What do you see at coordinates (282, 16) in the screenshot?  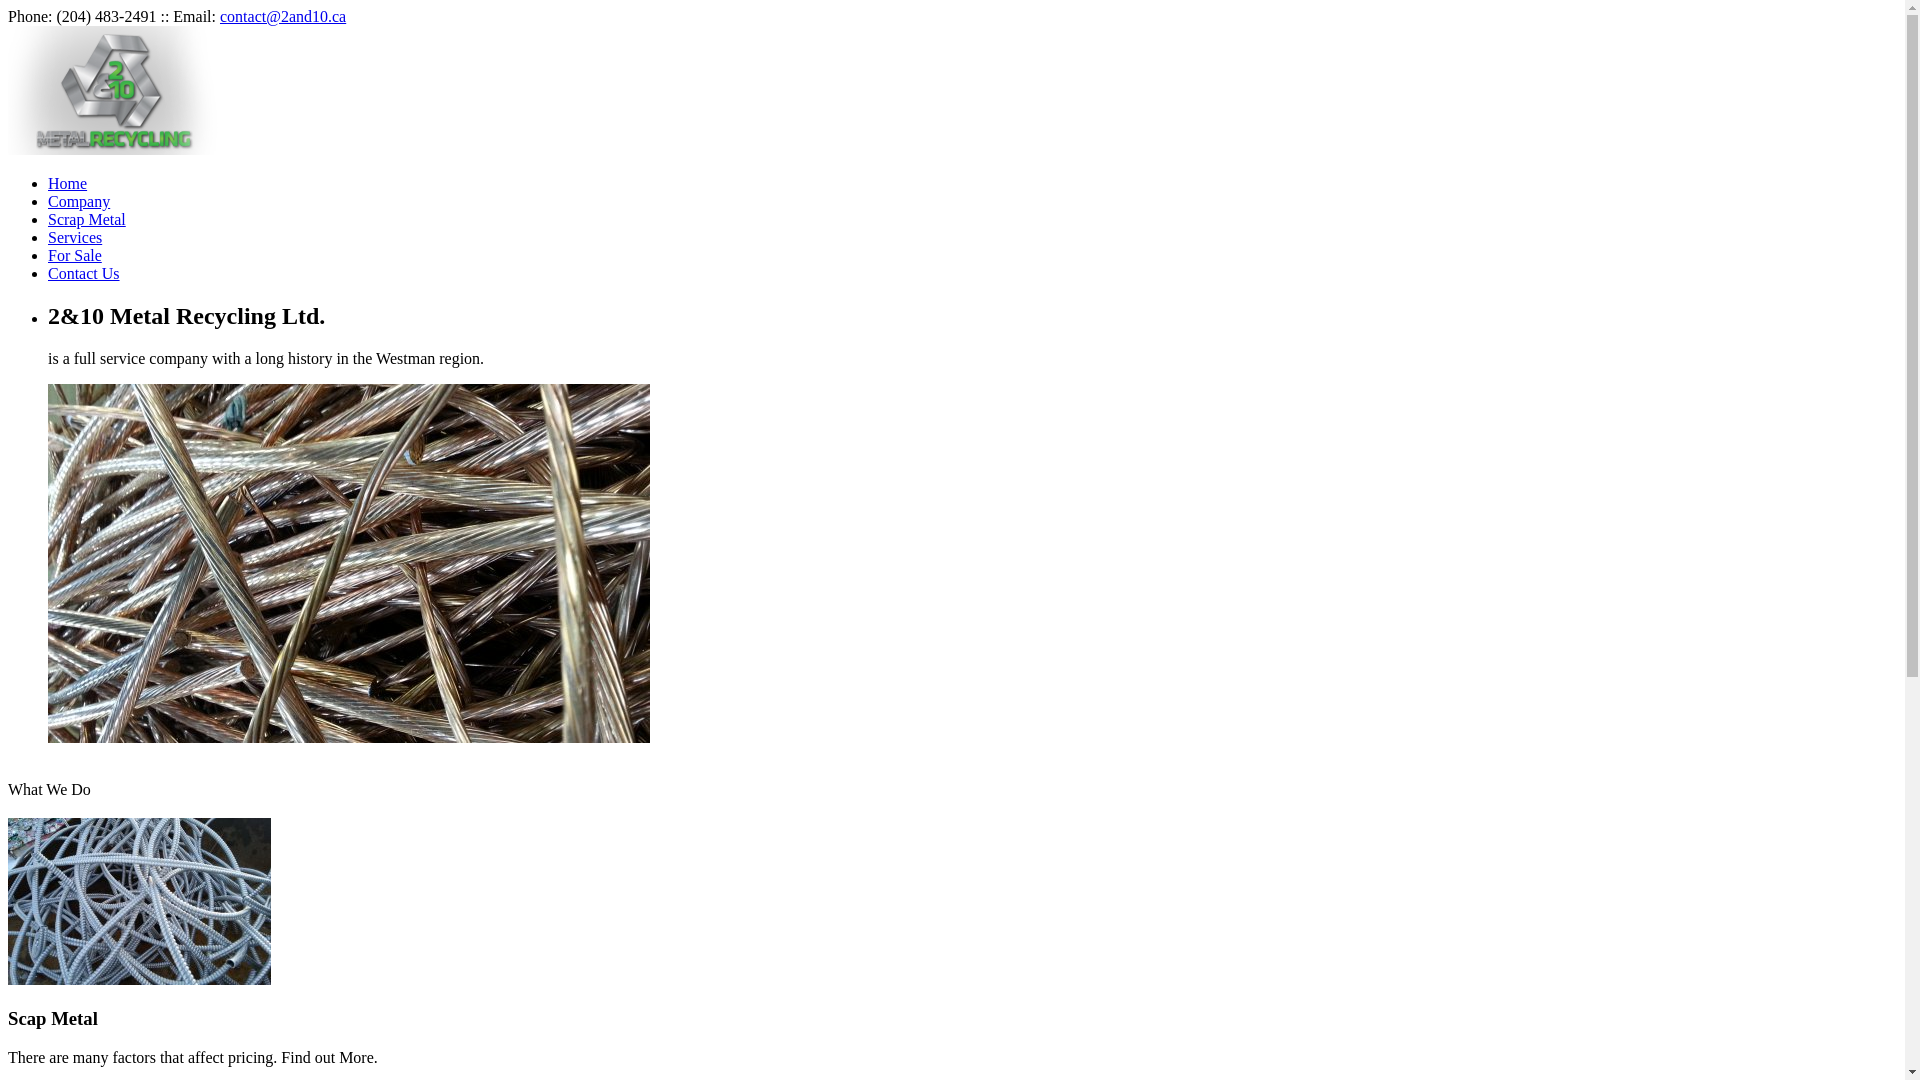 I see `'contact@2and10.ca'` at bounding box center [282, 16].